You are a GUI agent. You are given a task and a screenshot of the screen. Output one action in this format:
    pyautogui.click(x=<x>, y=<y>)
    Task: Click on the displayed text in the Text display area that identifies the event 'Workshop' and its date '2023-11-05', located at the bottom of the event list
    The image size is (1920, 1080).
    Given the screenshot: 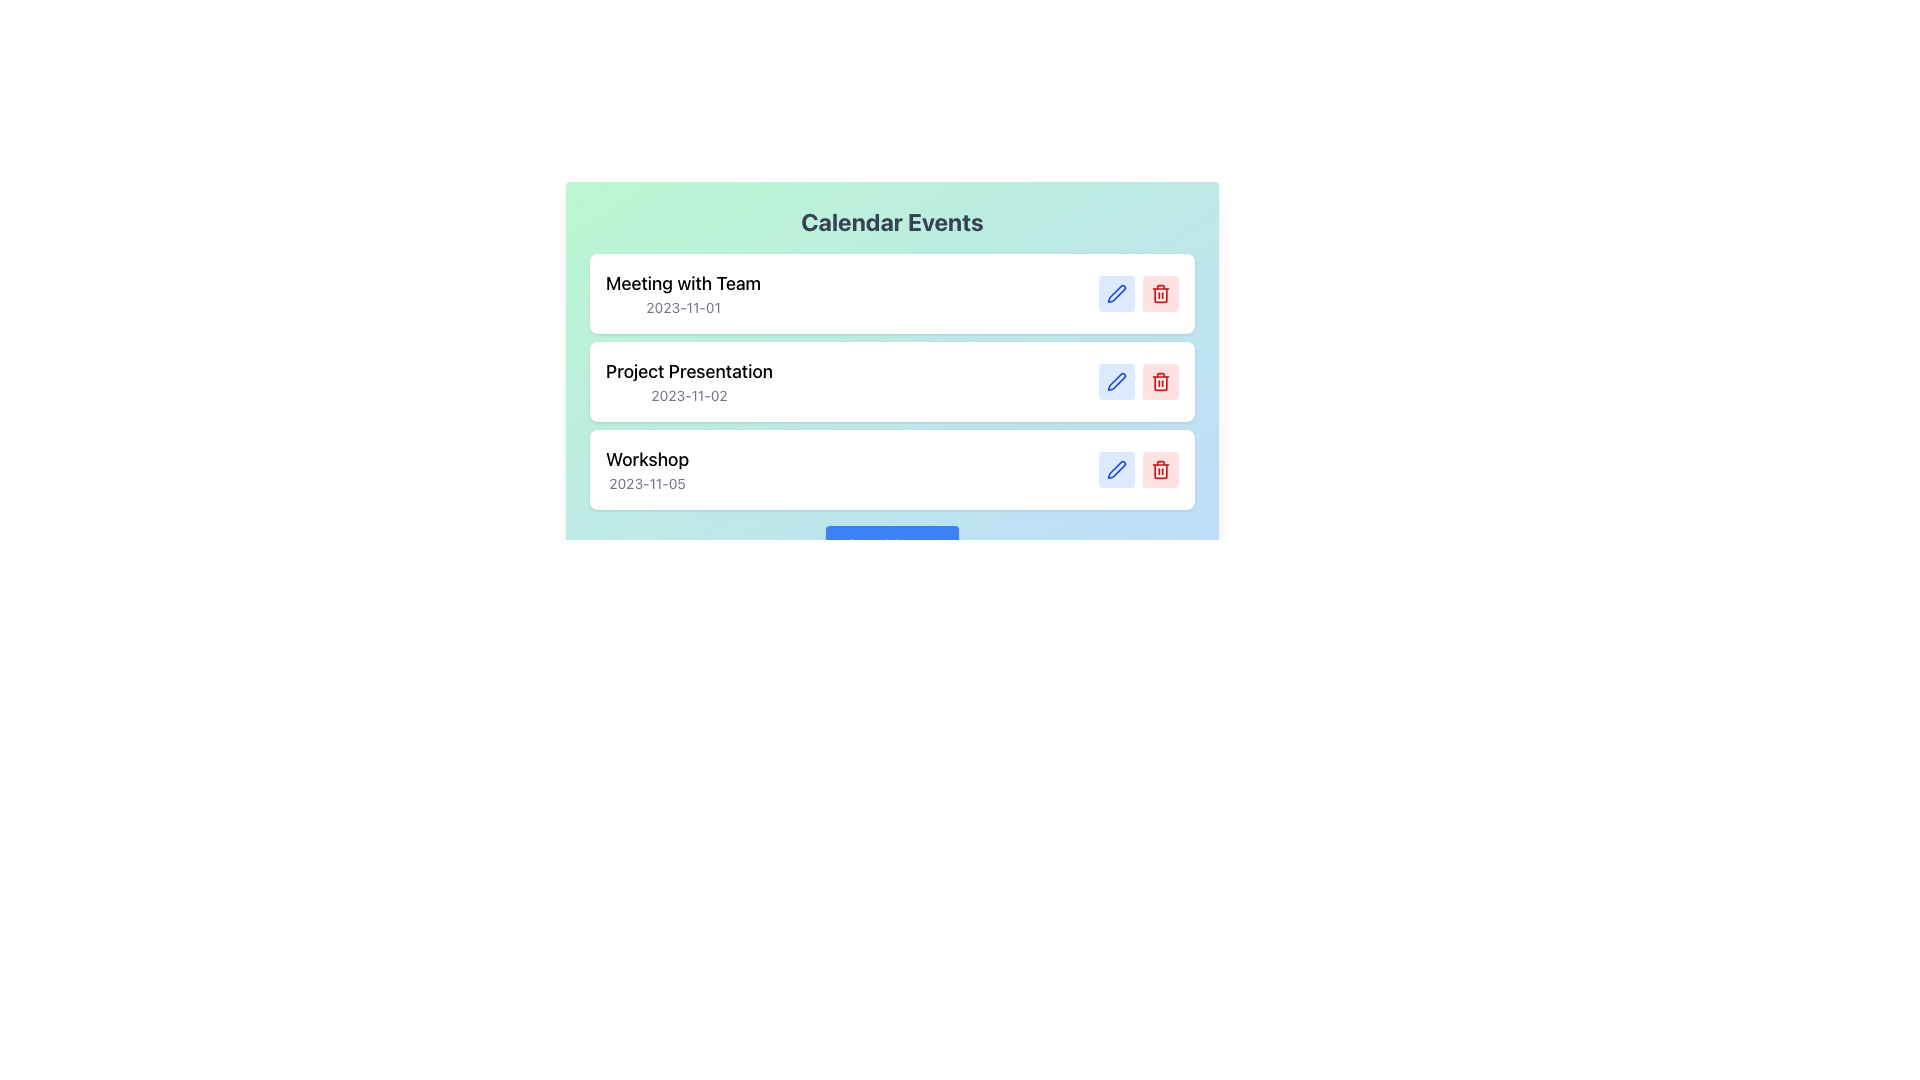 What is the action you would take?
    pyautogui.click(x=647, y=470)
    